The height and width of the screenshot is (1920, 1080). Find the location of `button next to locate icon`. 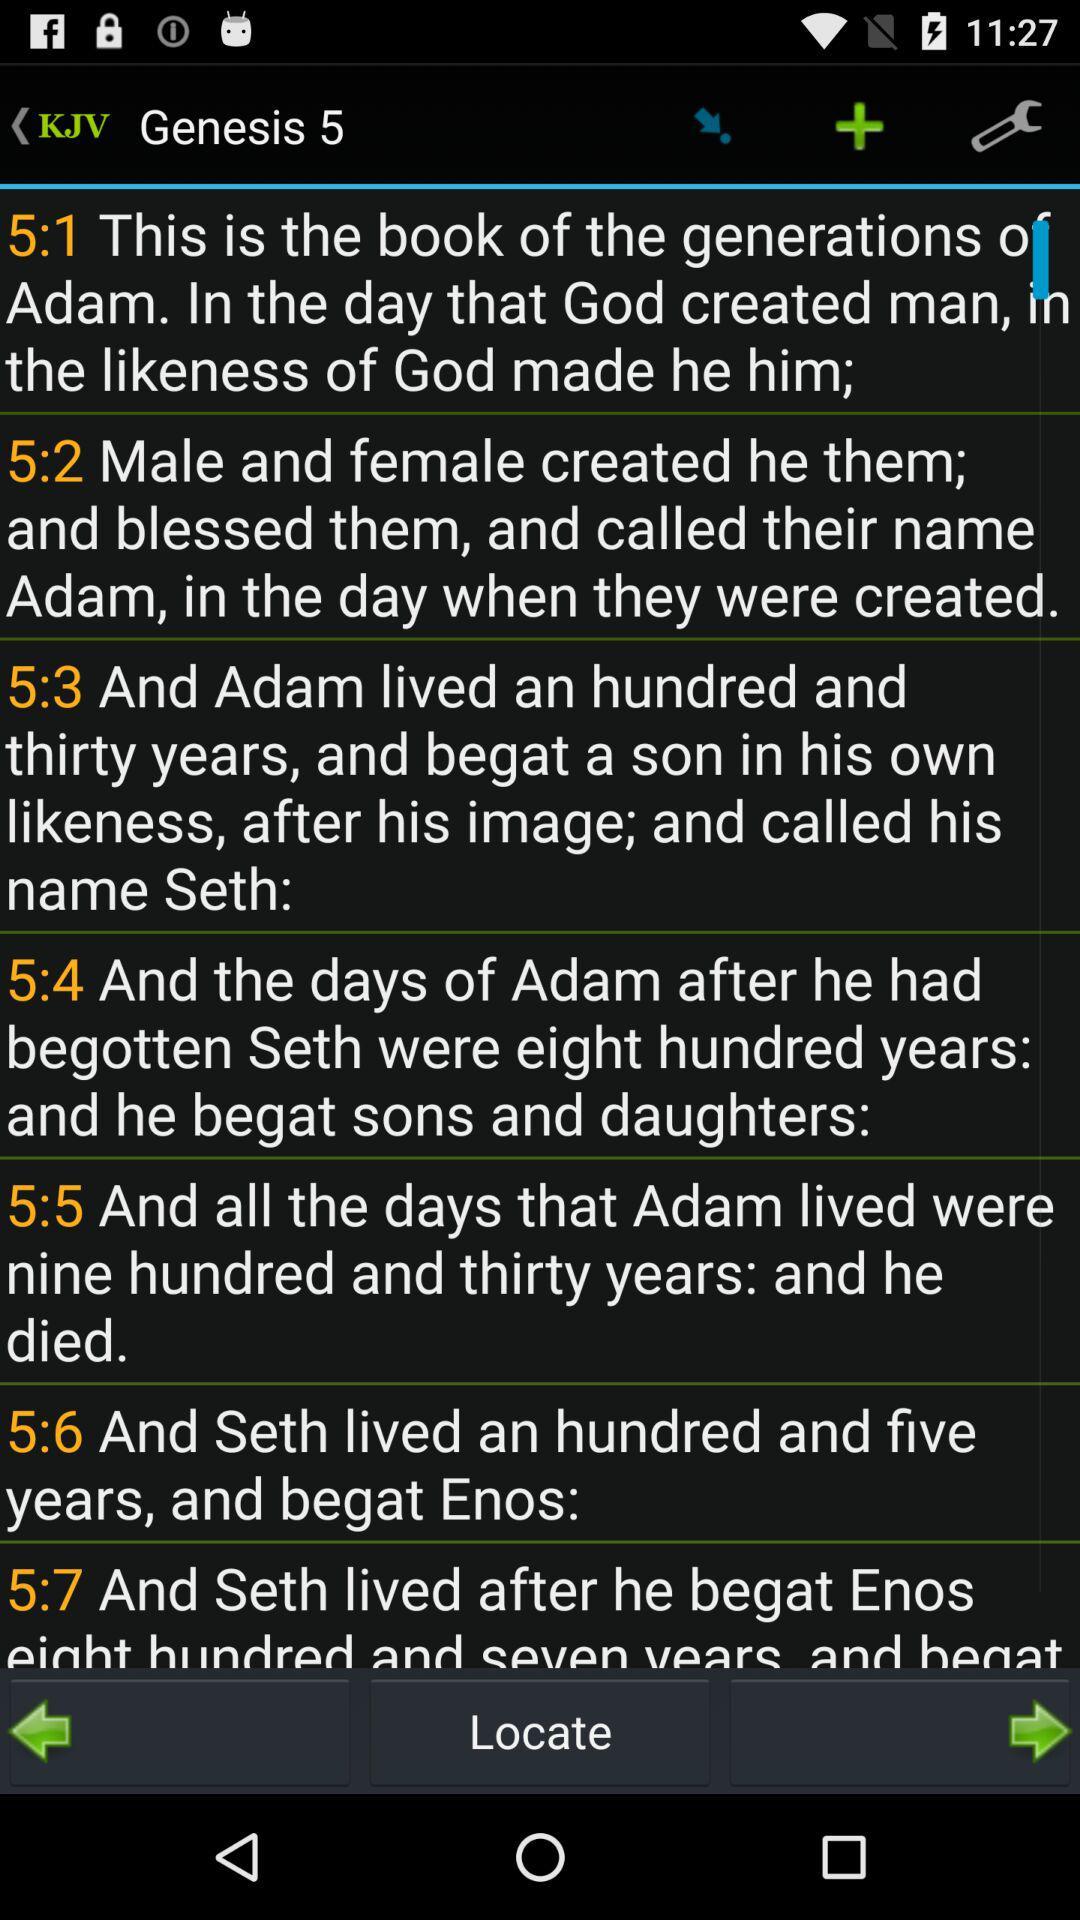

button next to locate icon is located at coordinates (898, 1730).